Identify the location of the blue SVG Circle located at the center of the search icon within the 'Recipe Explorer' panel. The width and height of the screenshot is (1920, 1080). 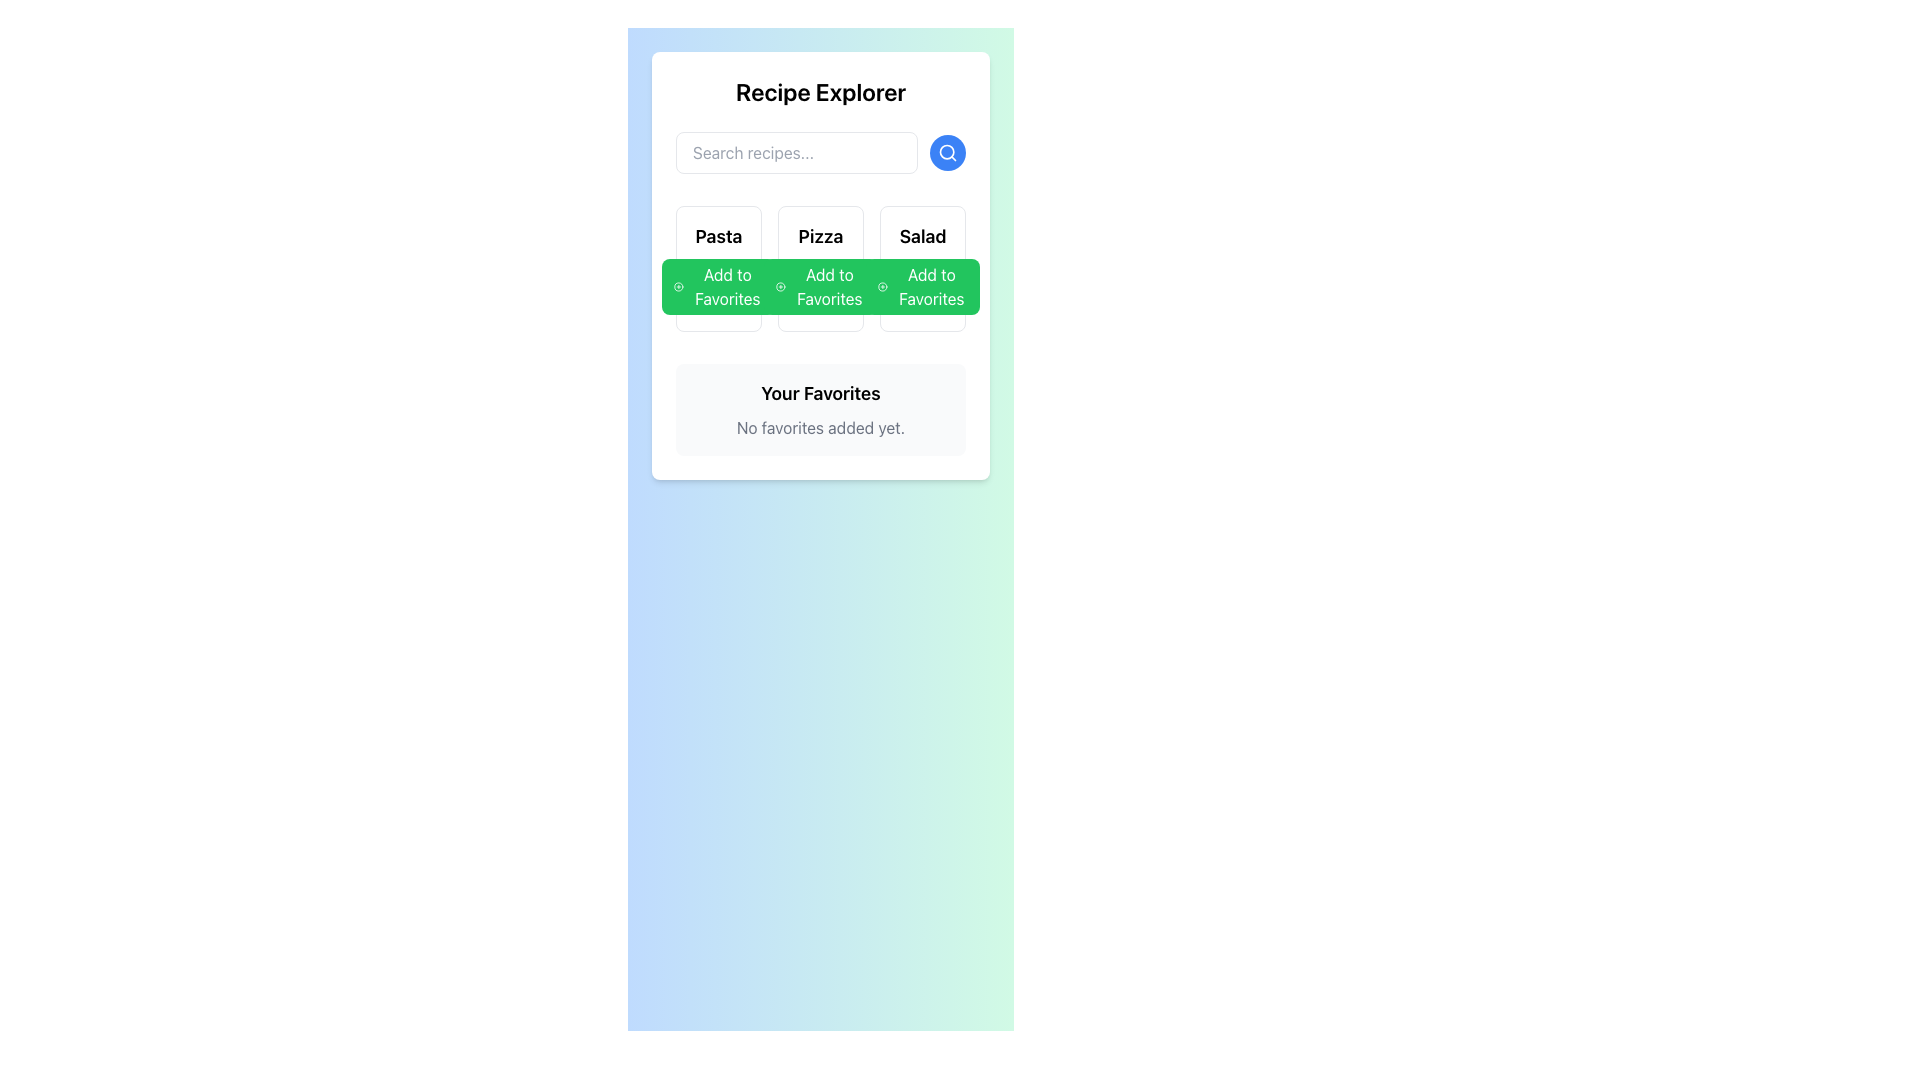
(946, 151).